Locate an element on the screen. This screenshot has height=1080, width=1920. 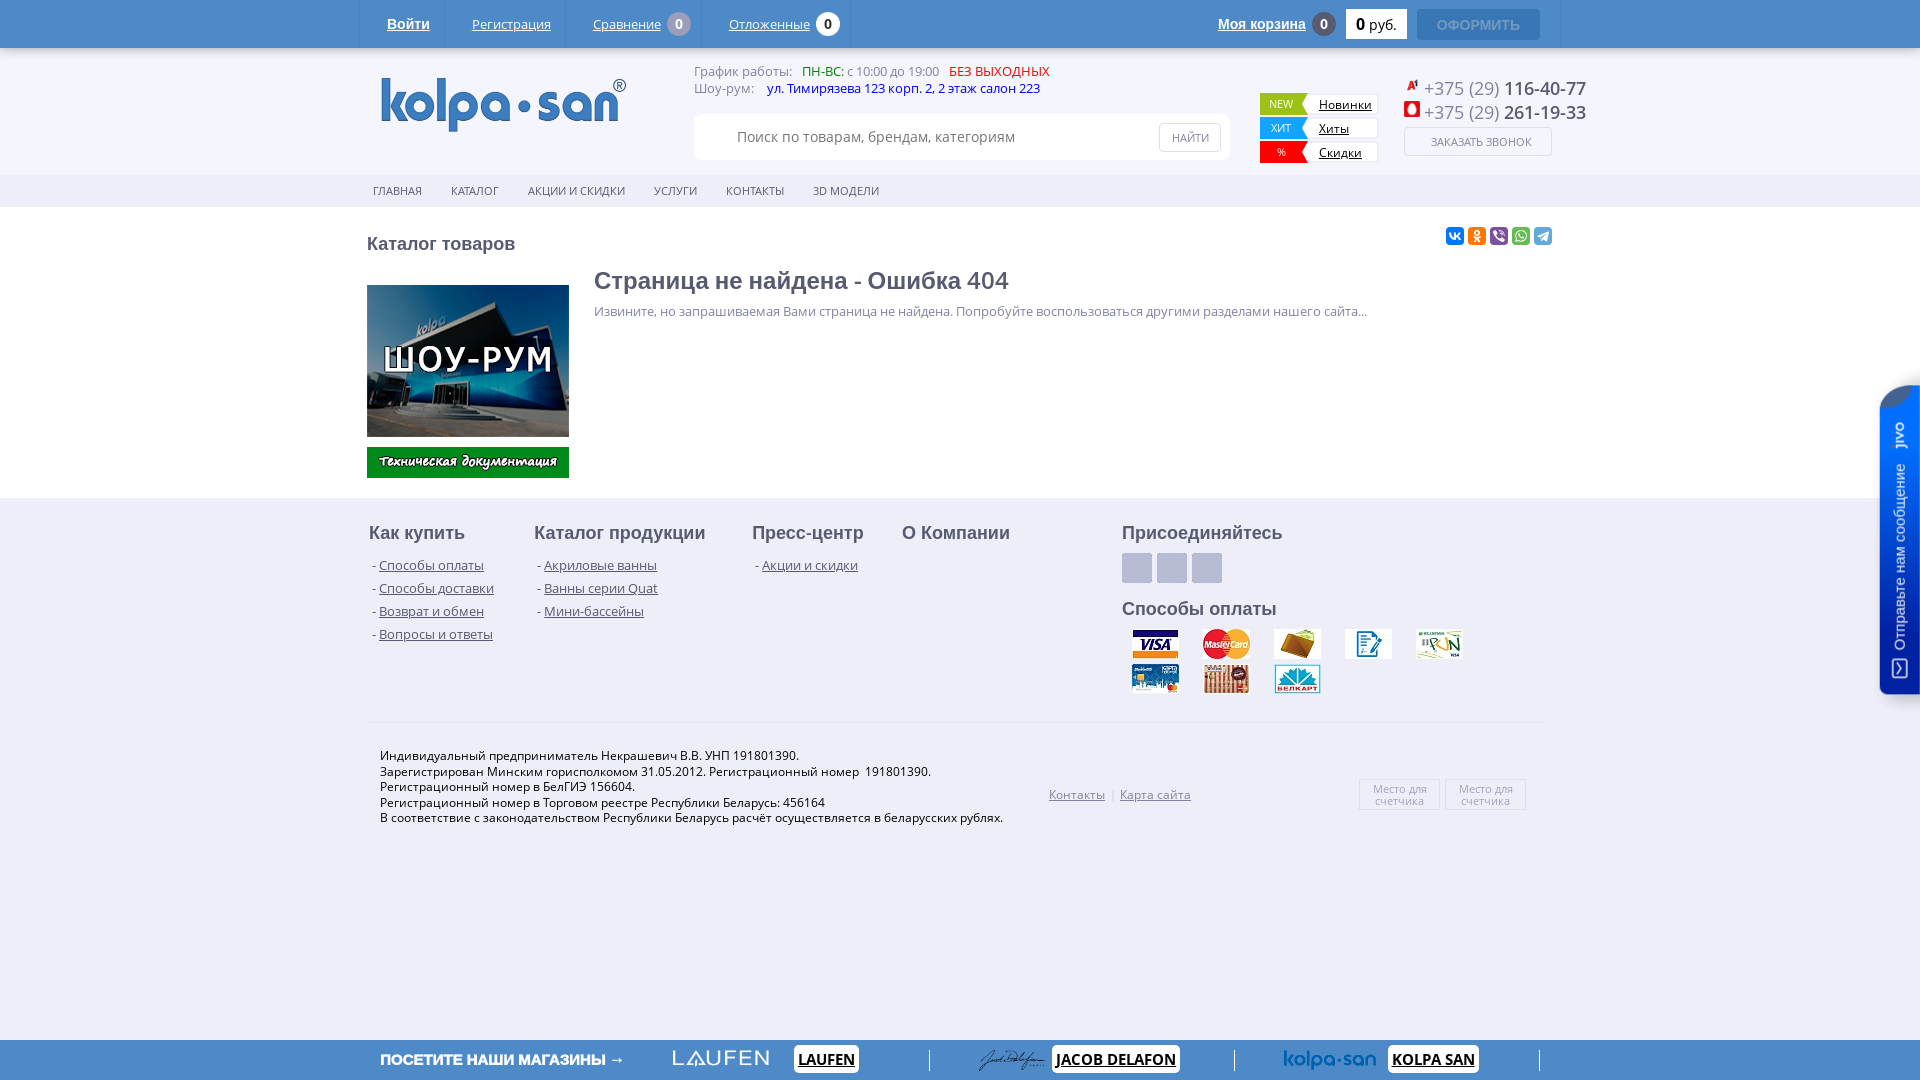
'JACOB DELAFON' is located at coordinates (1115, 1058).